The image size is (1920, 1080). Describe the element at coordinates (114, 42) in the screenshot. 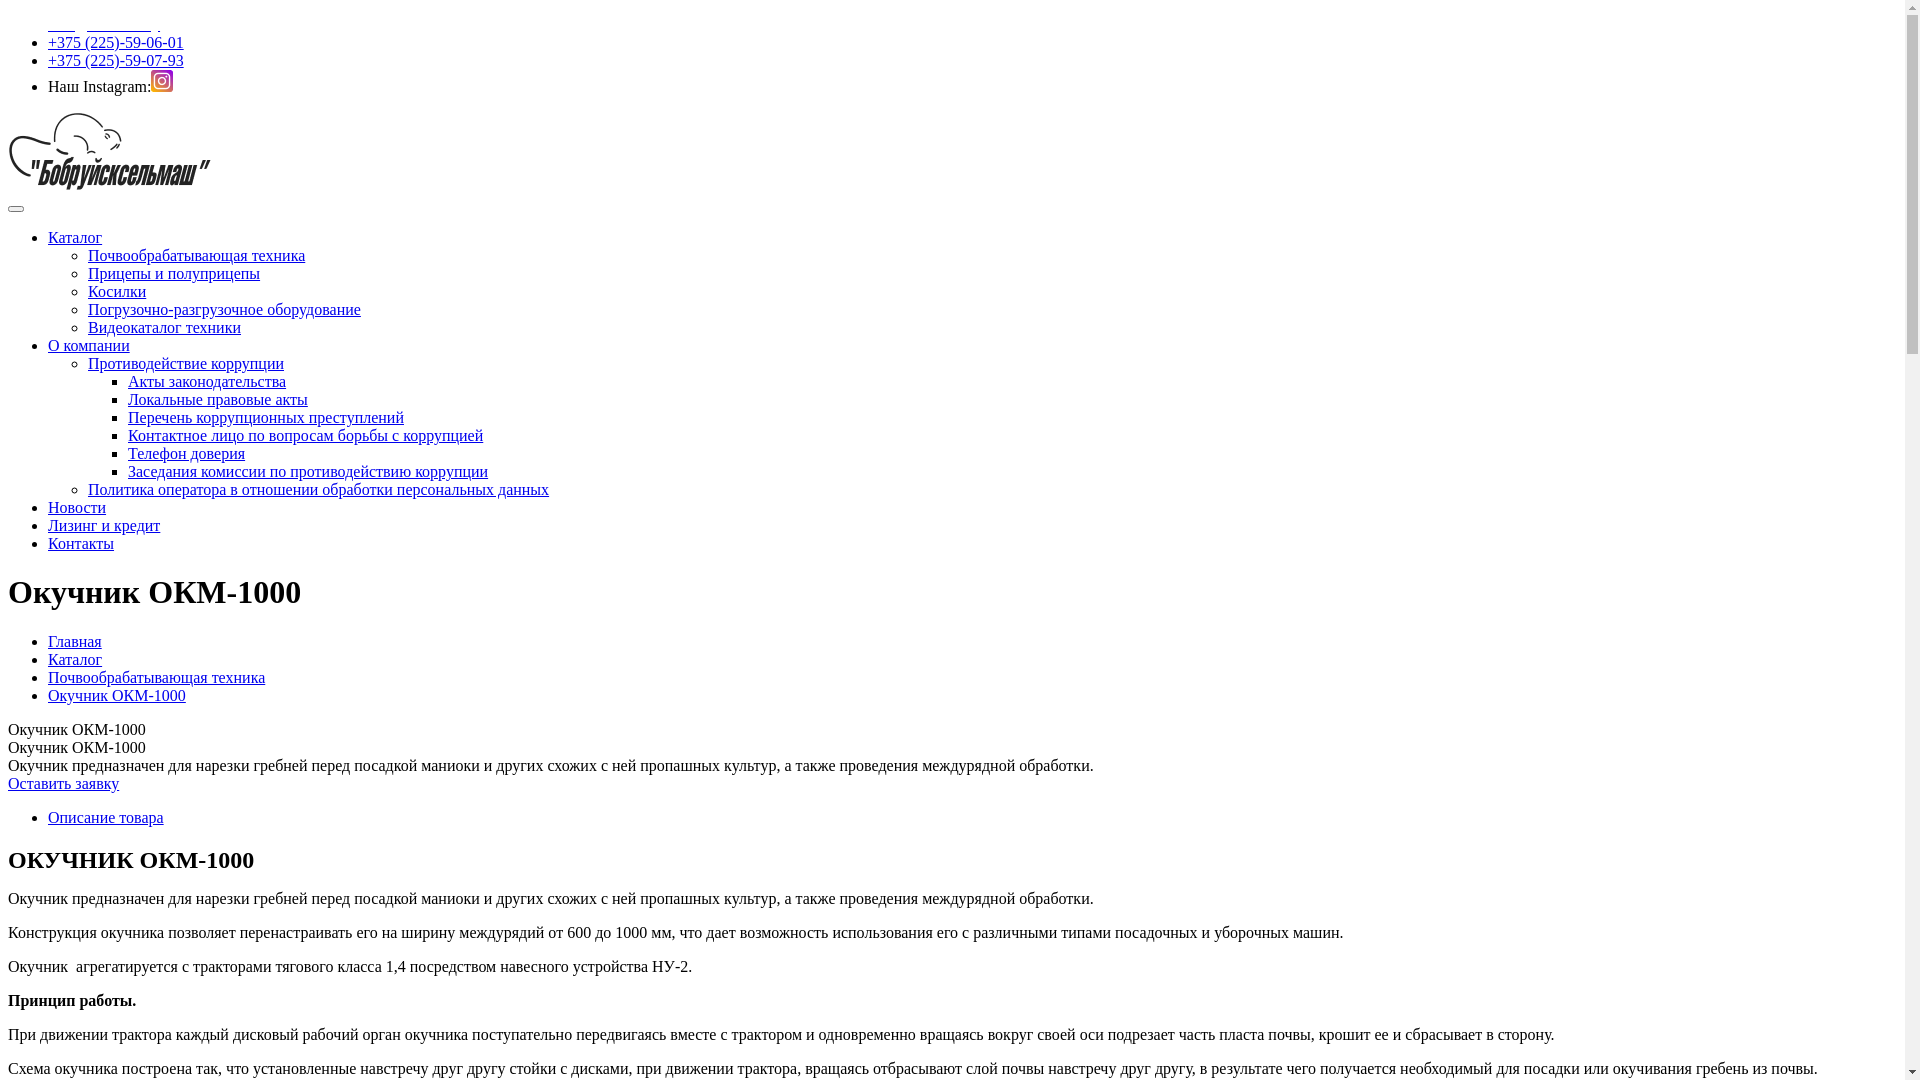

I see `'+375 (225)-59-06-01'` at that location.